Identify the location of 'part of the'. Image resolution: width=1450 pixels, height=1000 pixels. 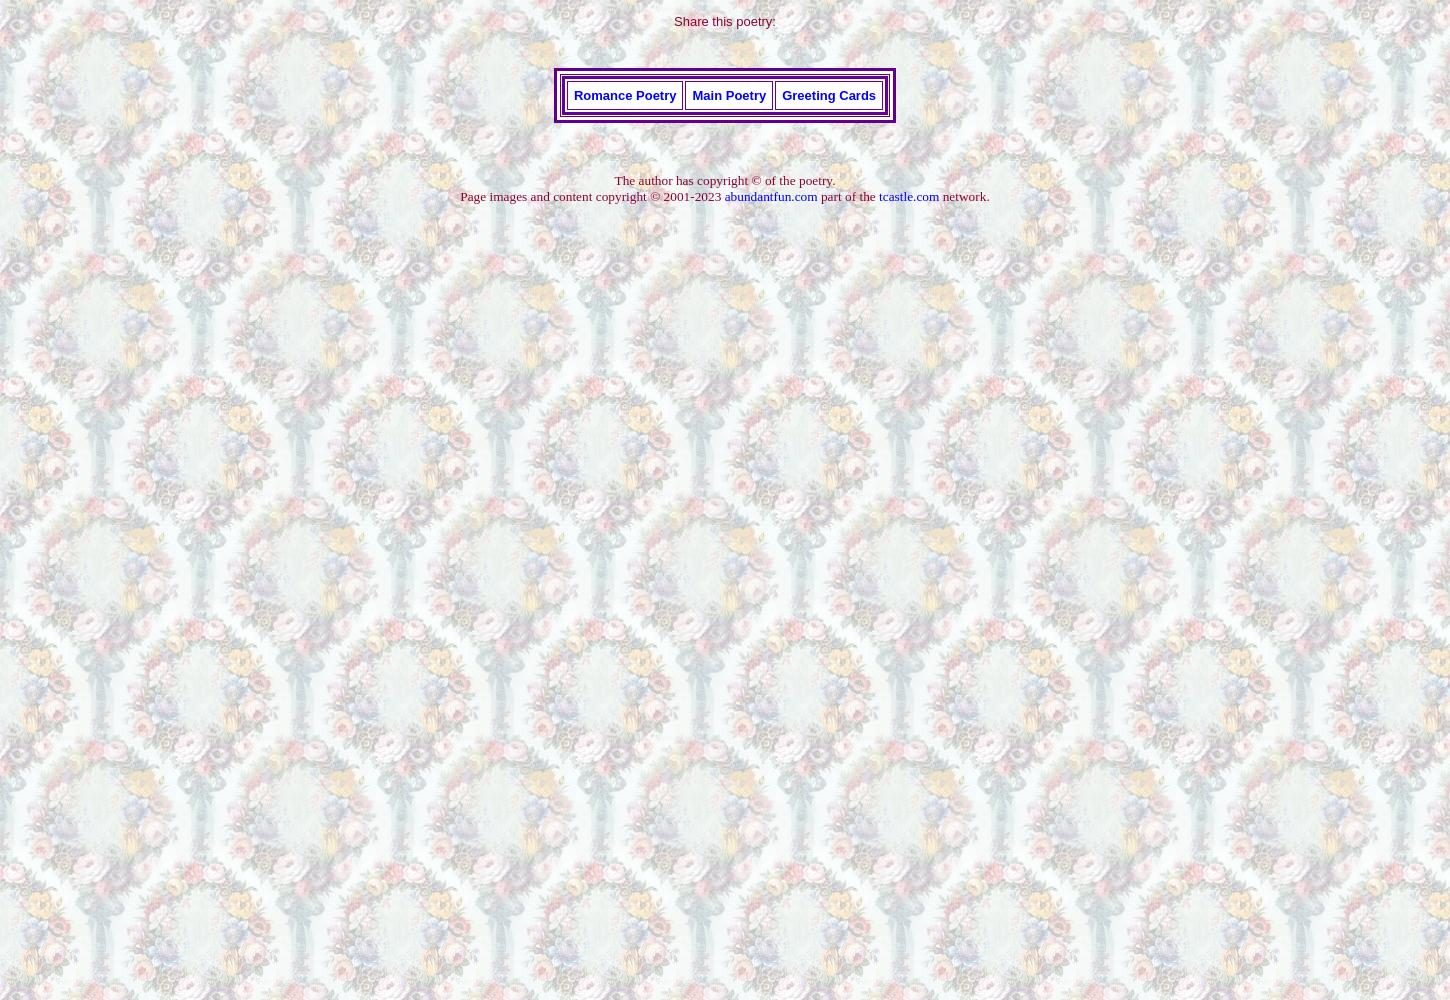
(846, 194).